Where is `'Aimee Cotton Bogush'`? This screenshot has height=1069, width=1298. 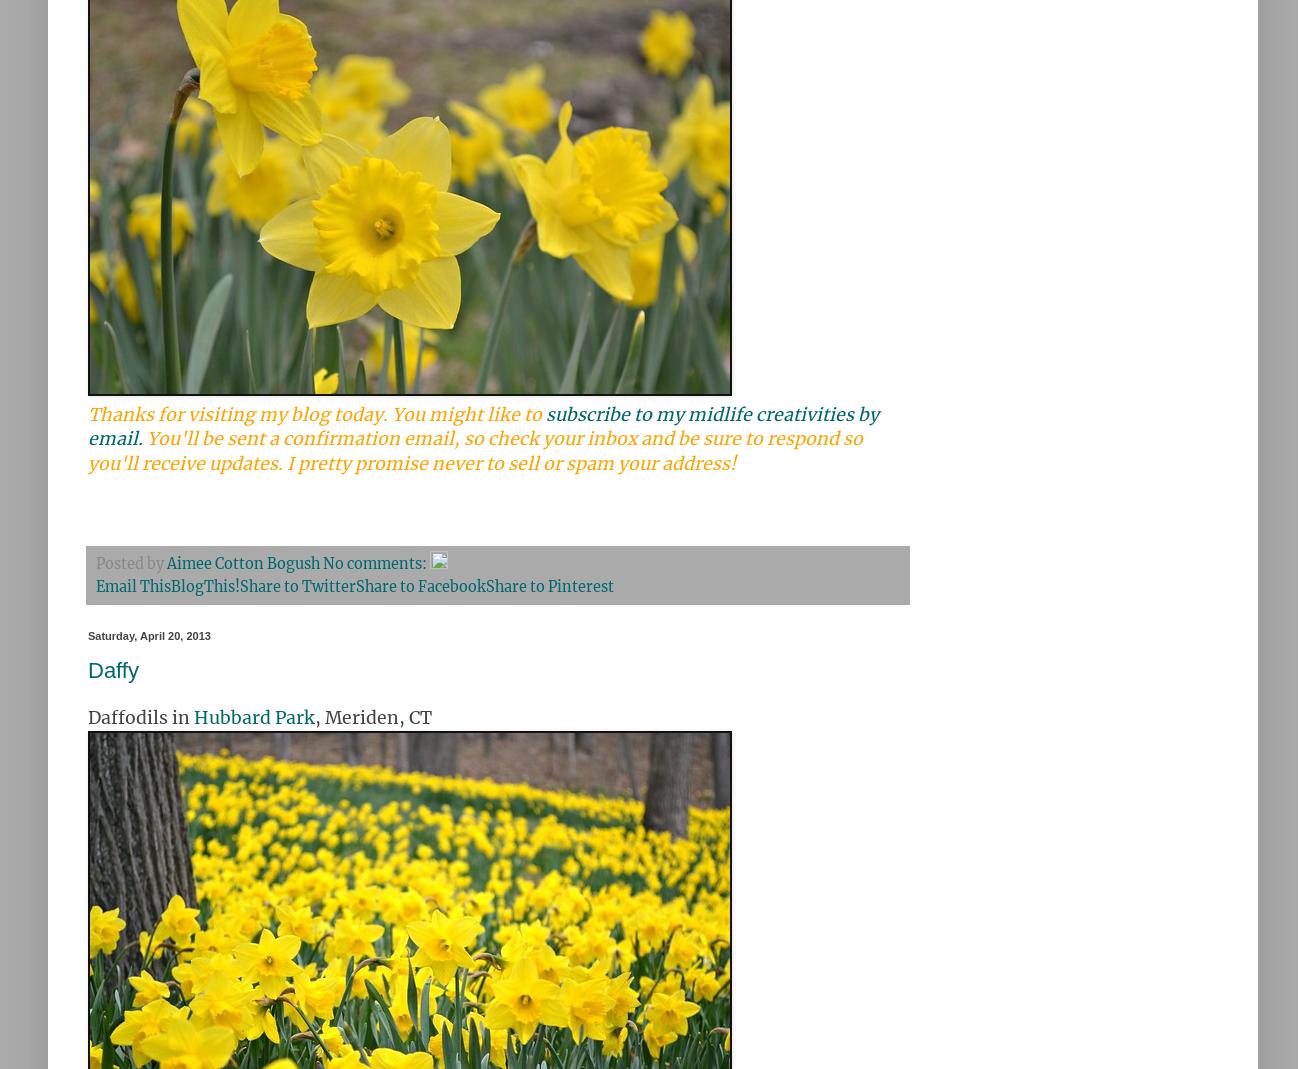 'Aimee Cotton Bogush' is located at coordinates (243, 563).